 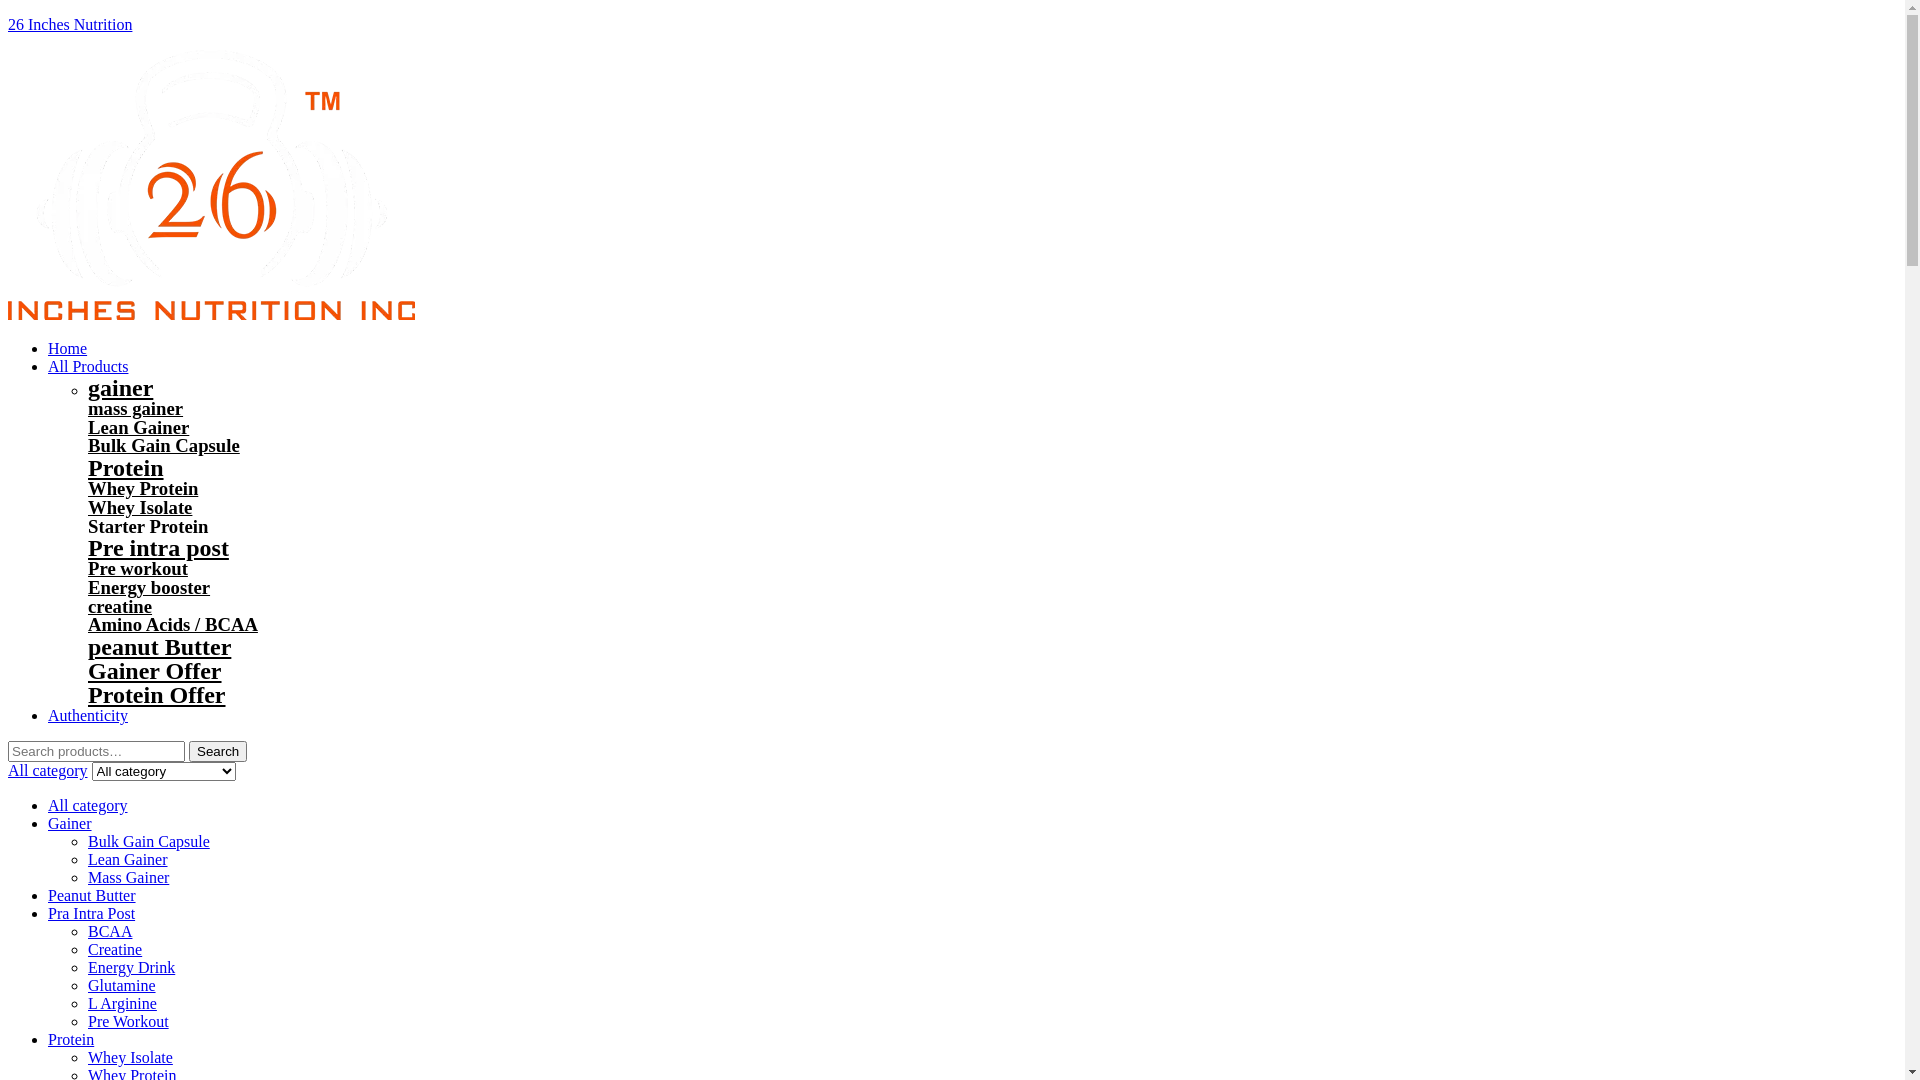 I want to click on 'Peanut Butter', so click(x=90, y=894).